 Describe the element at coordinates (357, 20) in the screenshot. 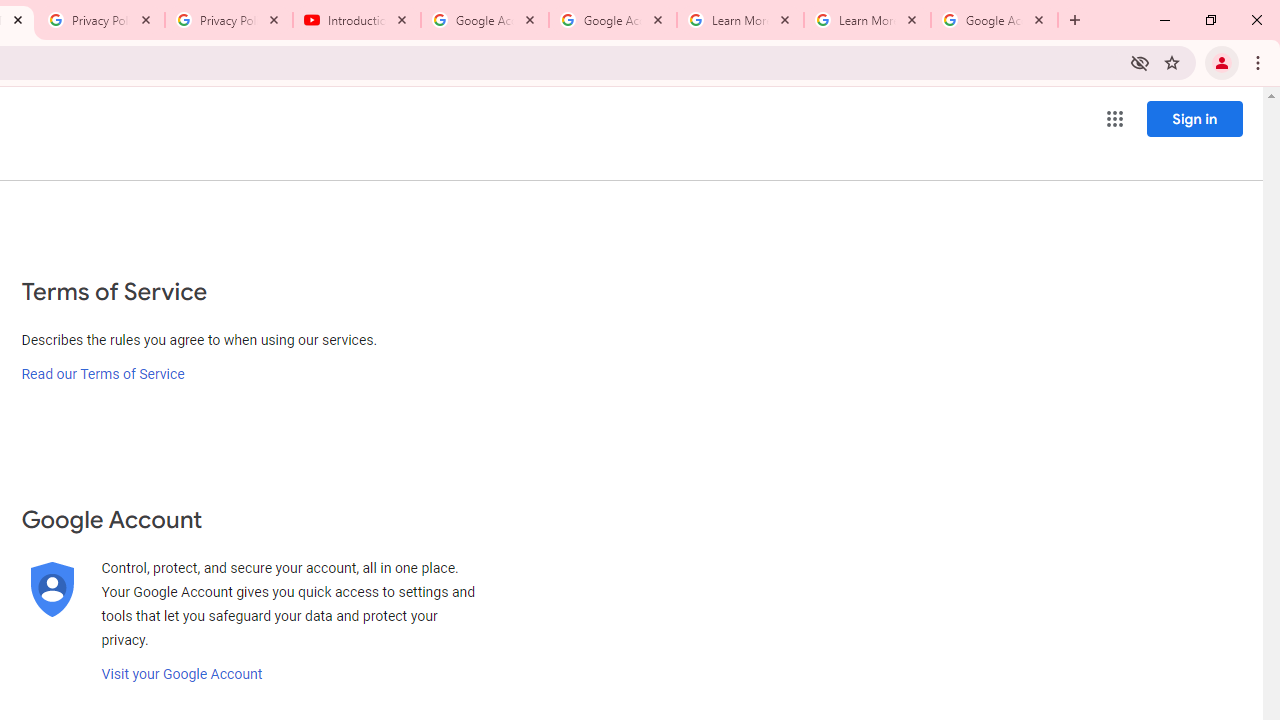

I see `'Introduction | Google Privacy Policy - YouTube'` at that location.